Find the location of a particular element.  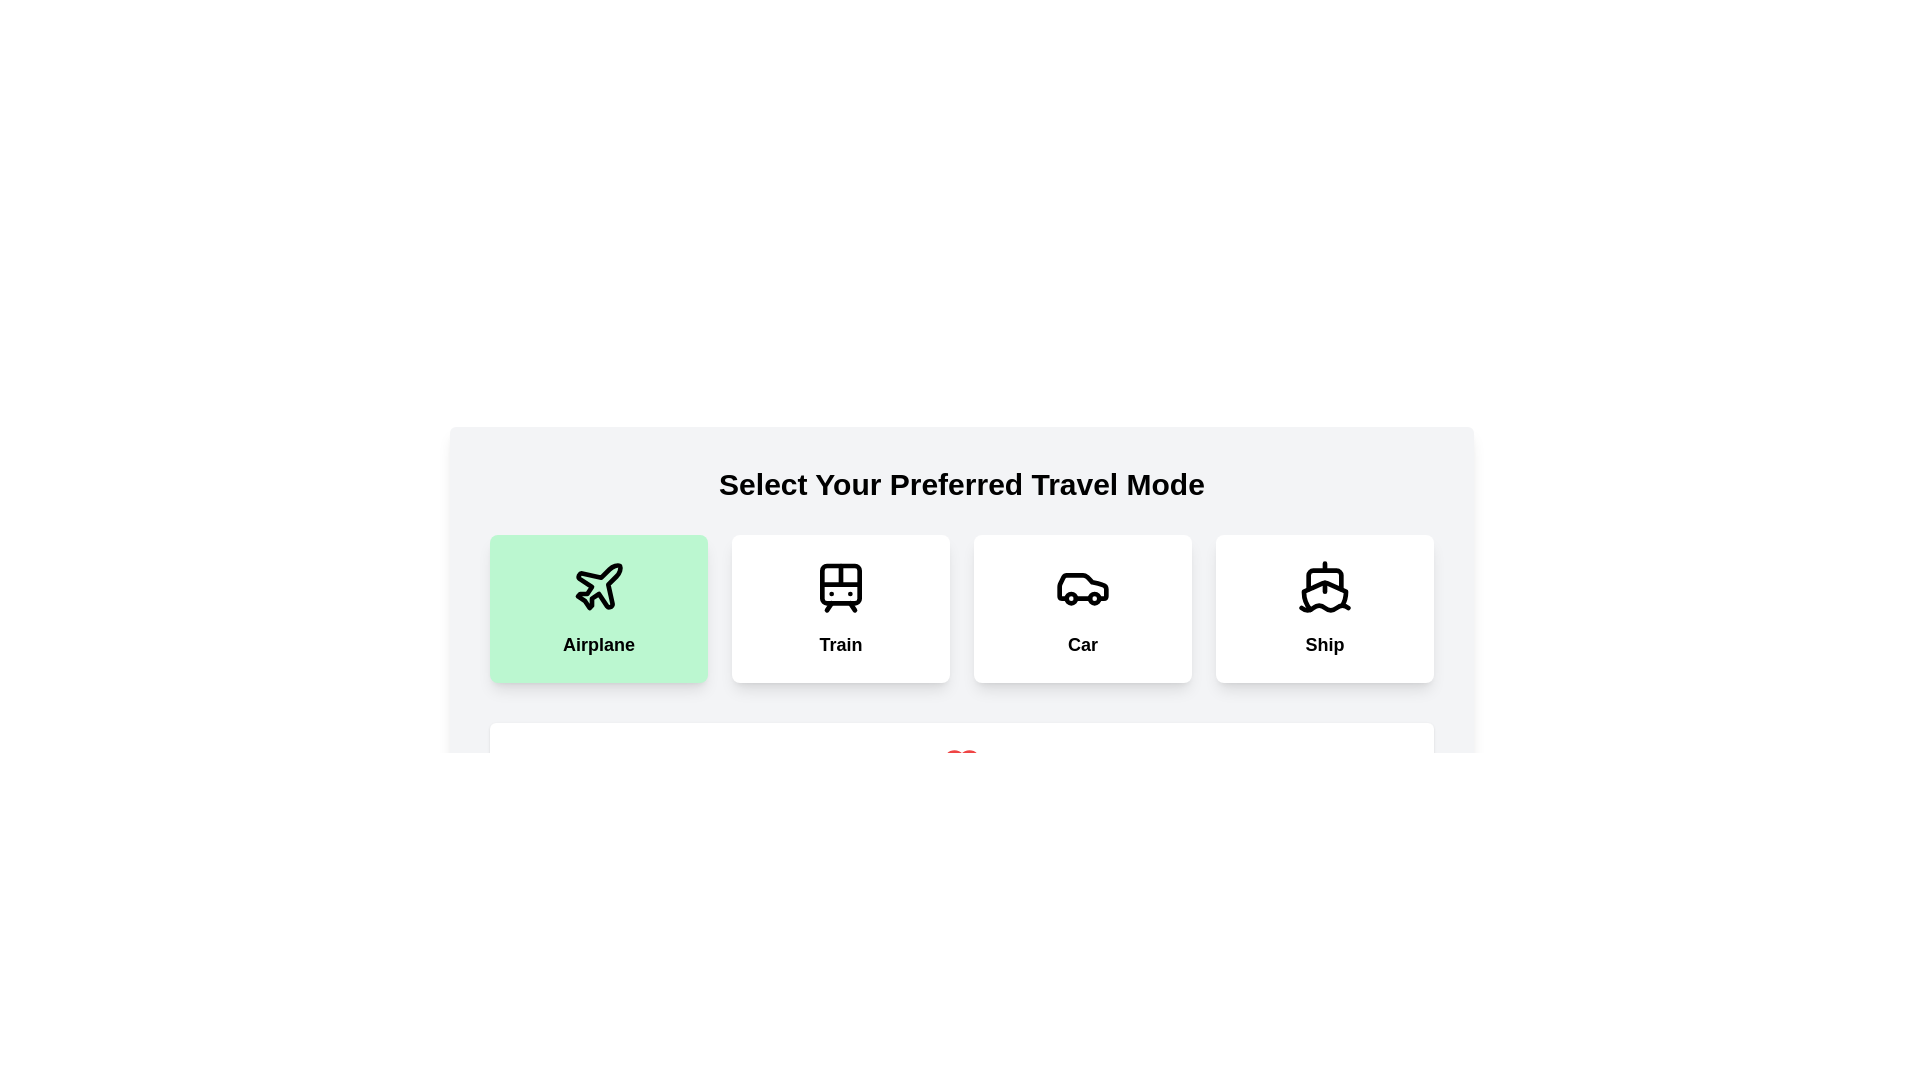

the black airplane icon centered within the light green 'Airplane' button is located at coordinates (598, 585).